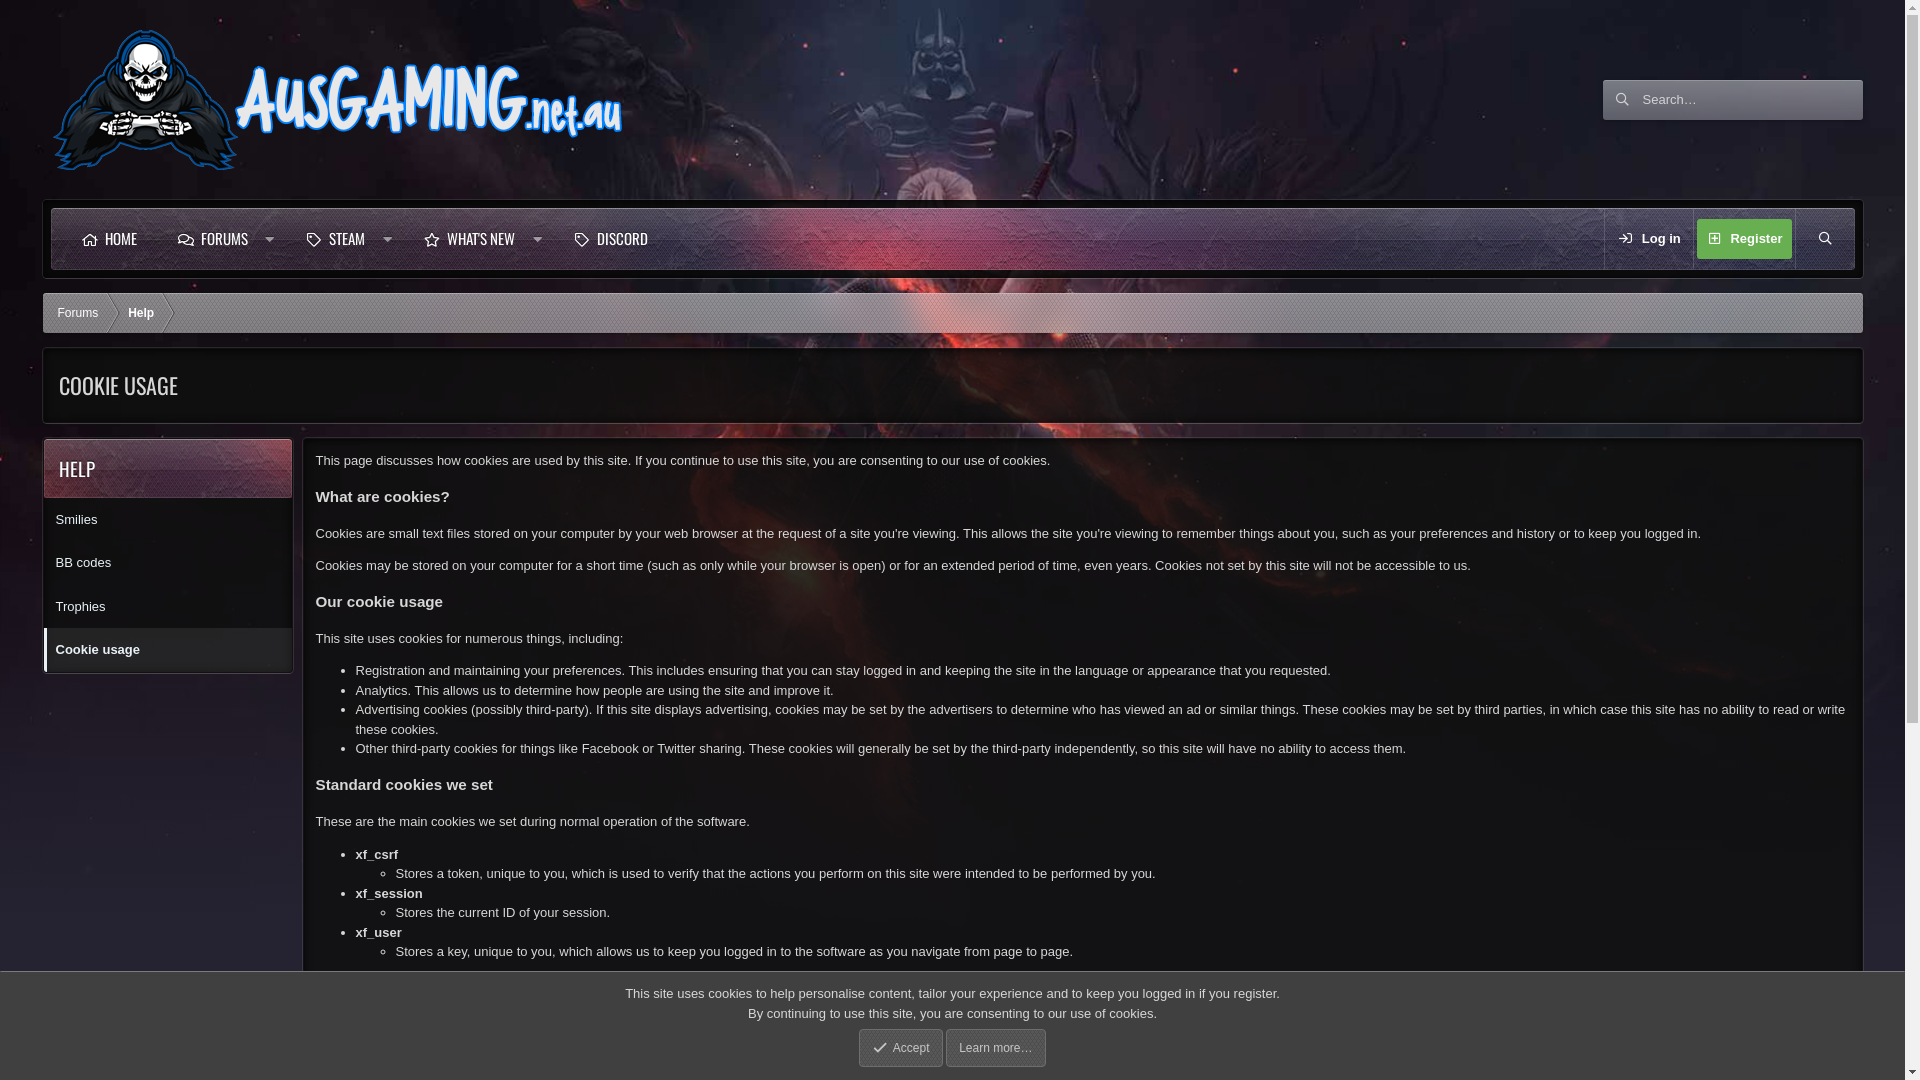  Describe the element at coordinates (107, 238) in the screenshot. I see `'HOME'` at that location.